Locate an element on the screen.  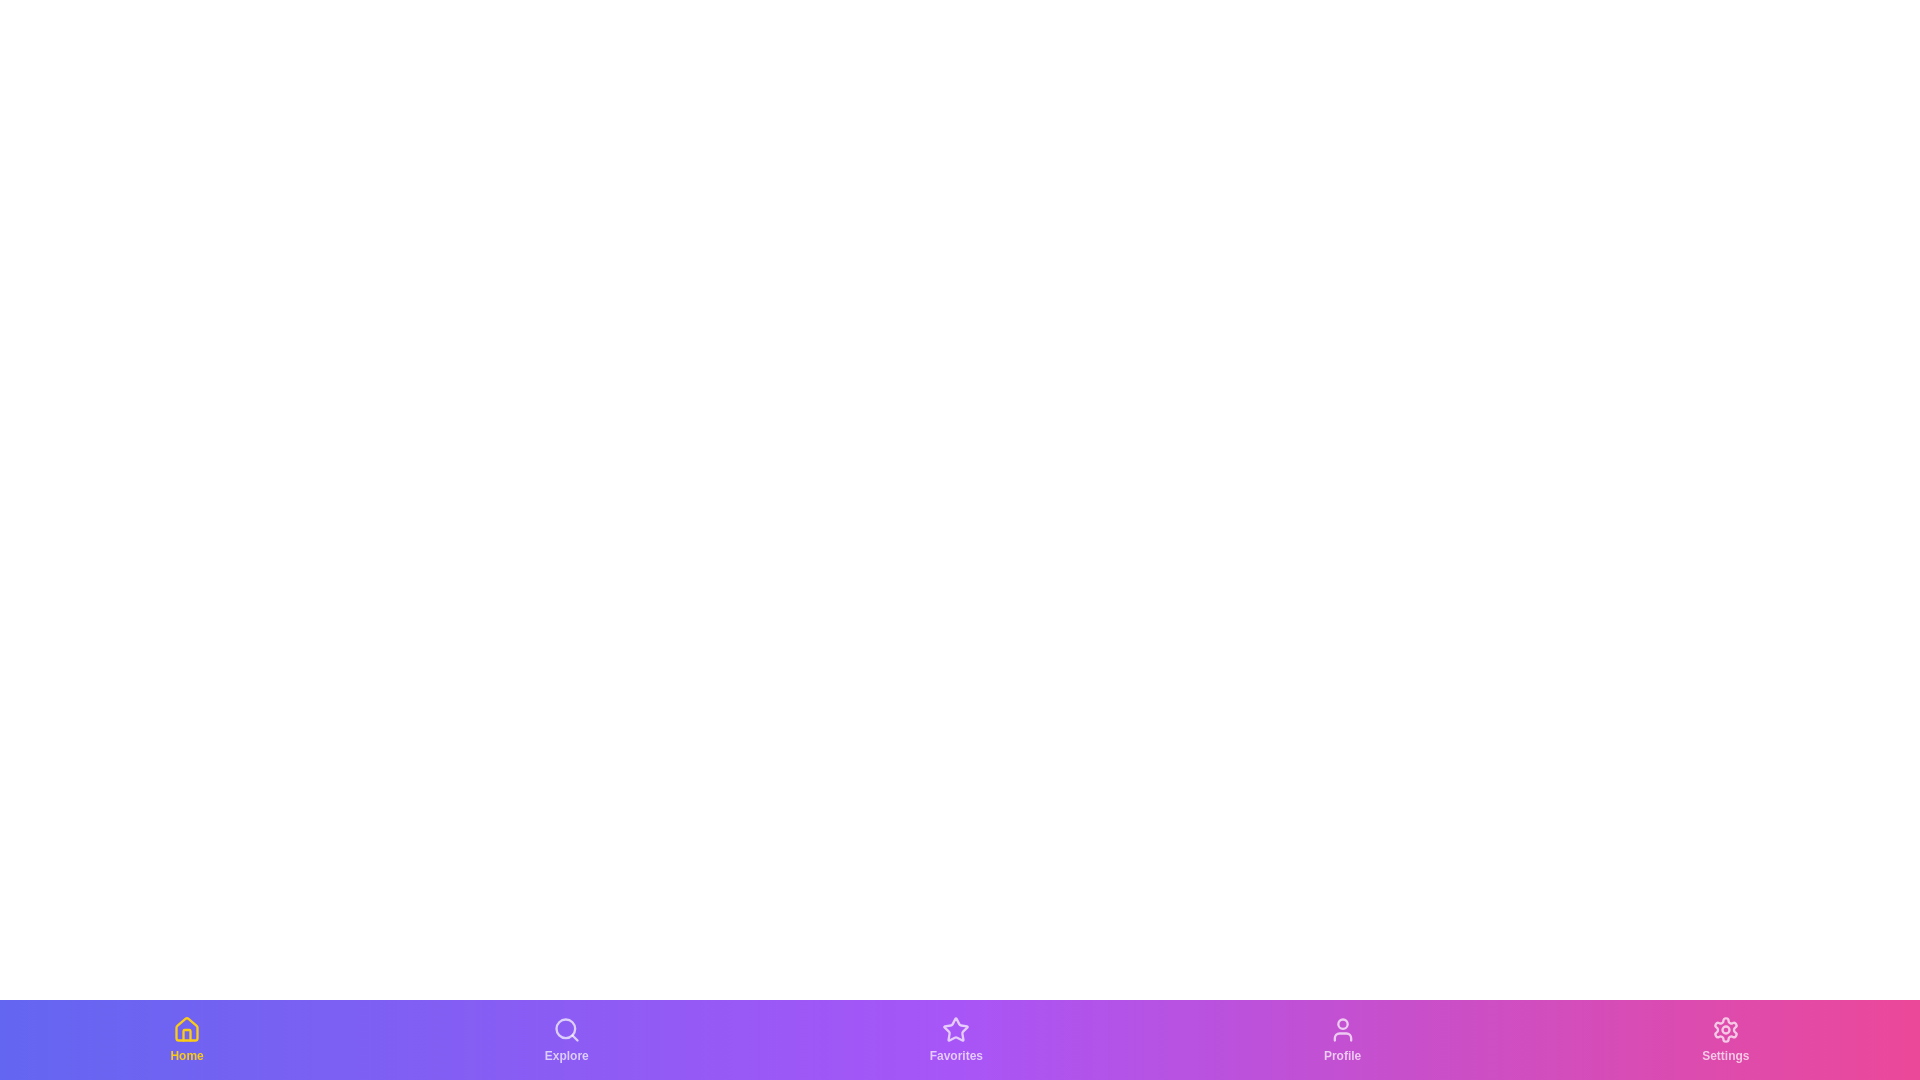
the tab labeled Explore to observe its hover effect is located at coordinates (565, 1039).